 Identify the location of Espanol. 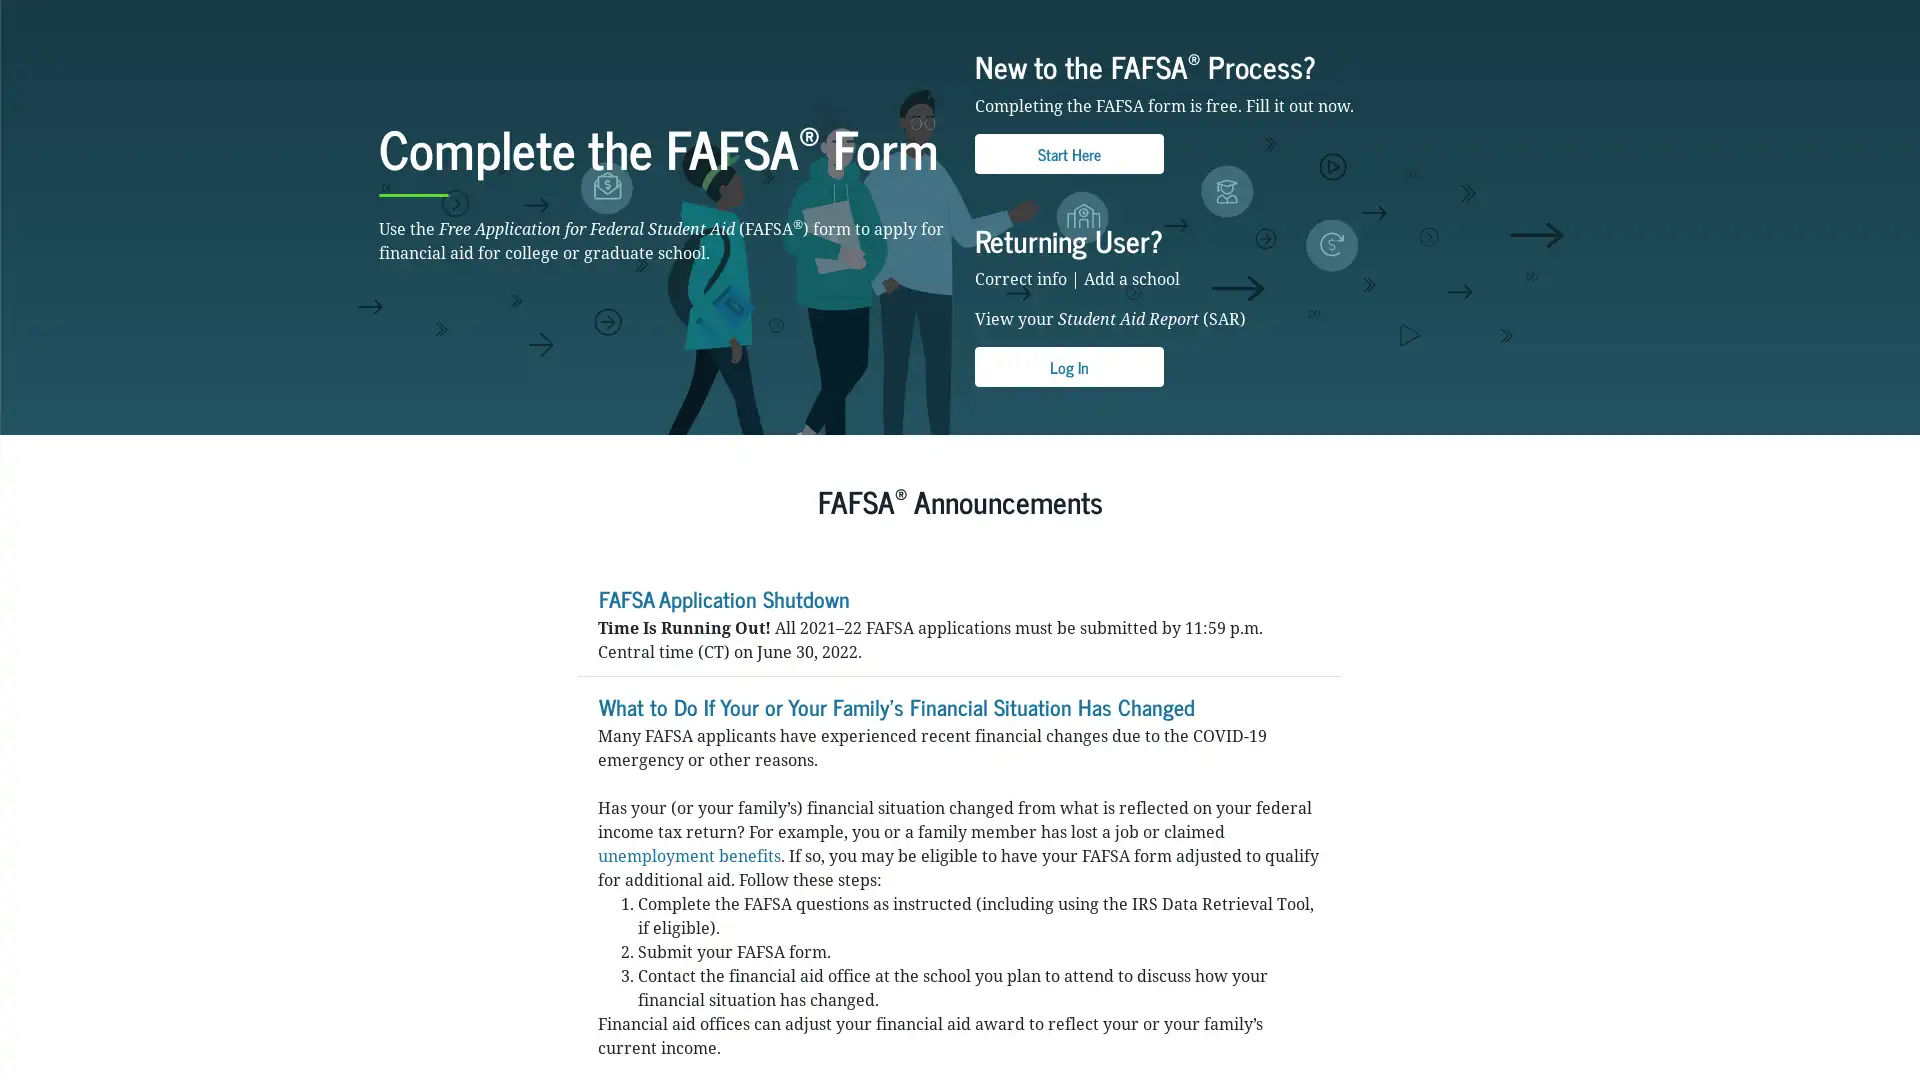
(1520, 15).